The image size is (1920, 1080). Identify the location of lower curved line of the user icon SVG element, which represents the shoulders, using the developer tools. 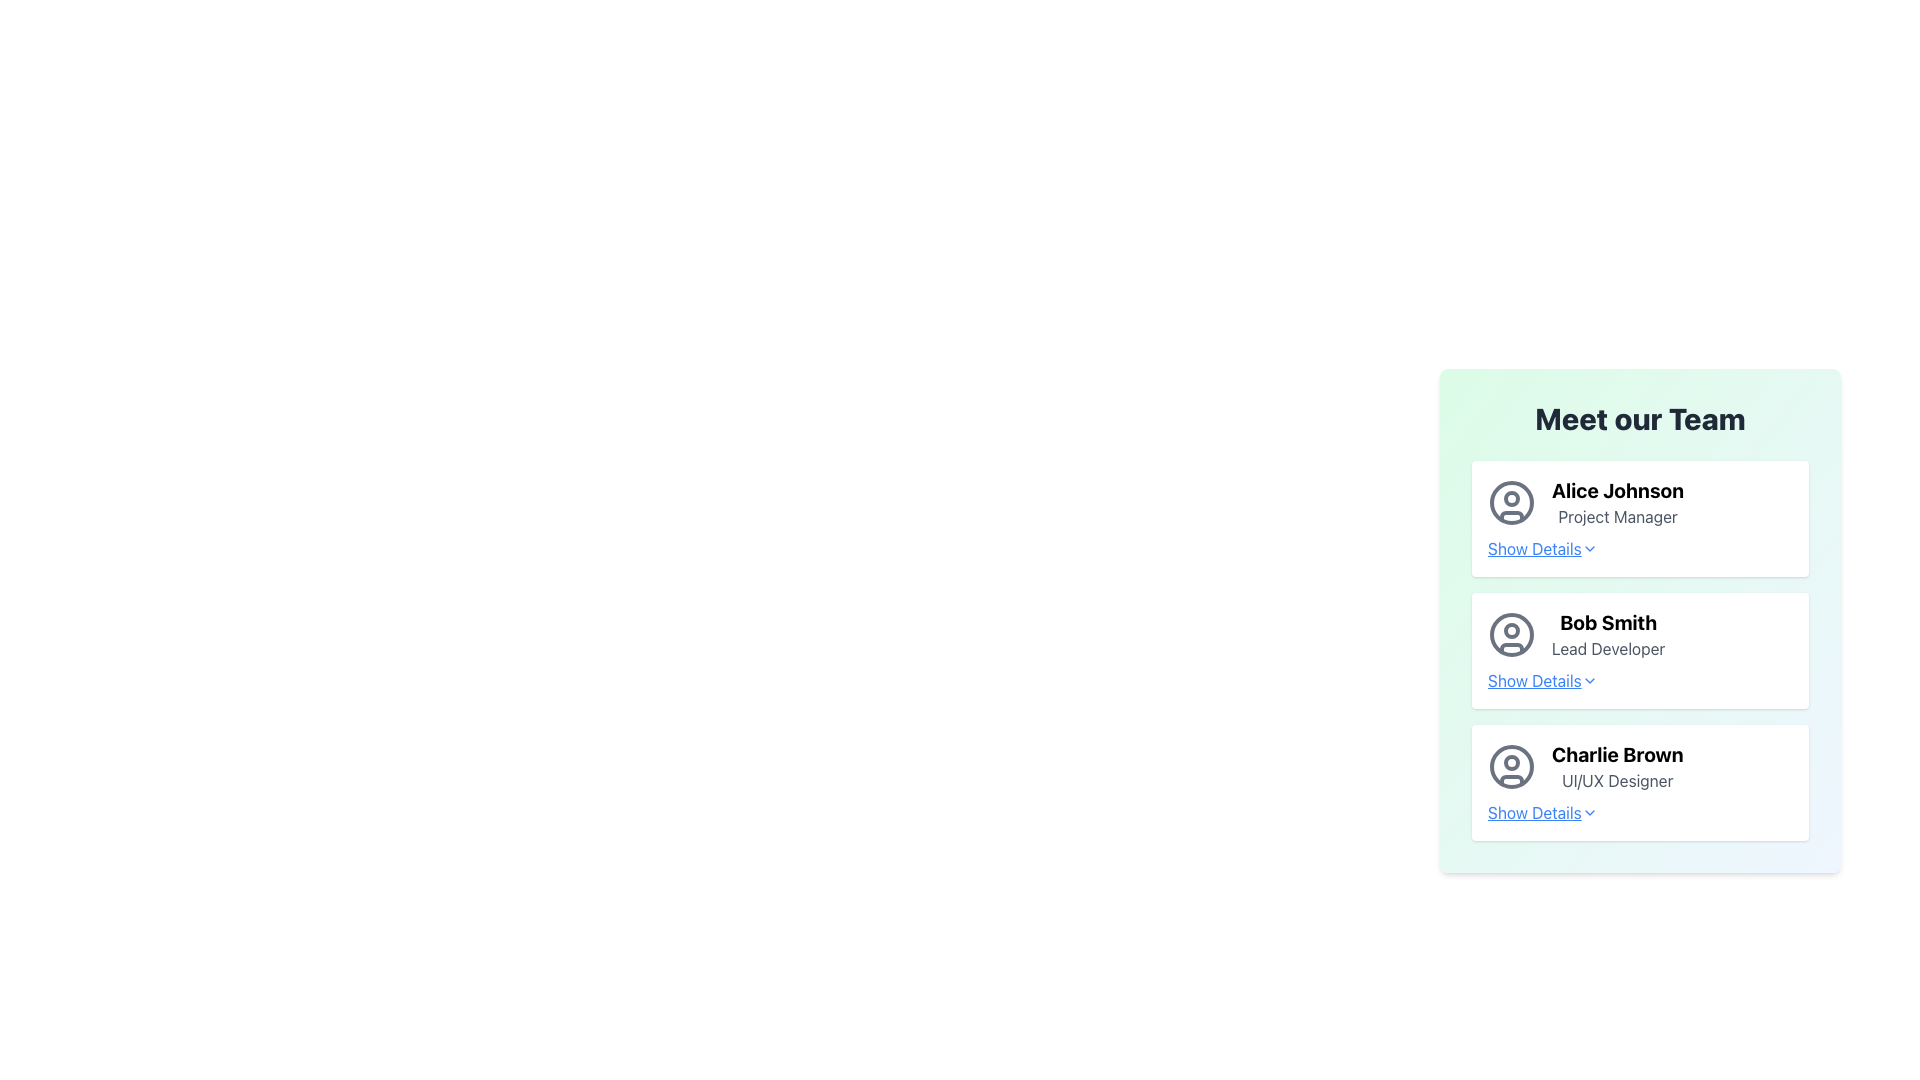
(1512, 515).